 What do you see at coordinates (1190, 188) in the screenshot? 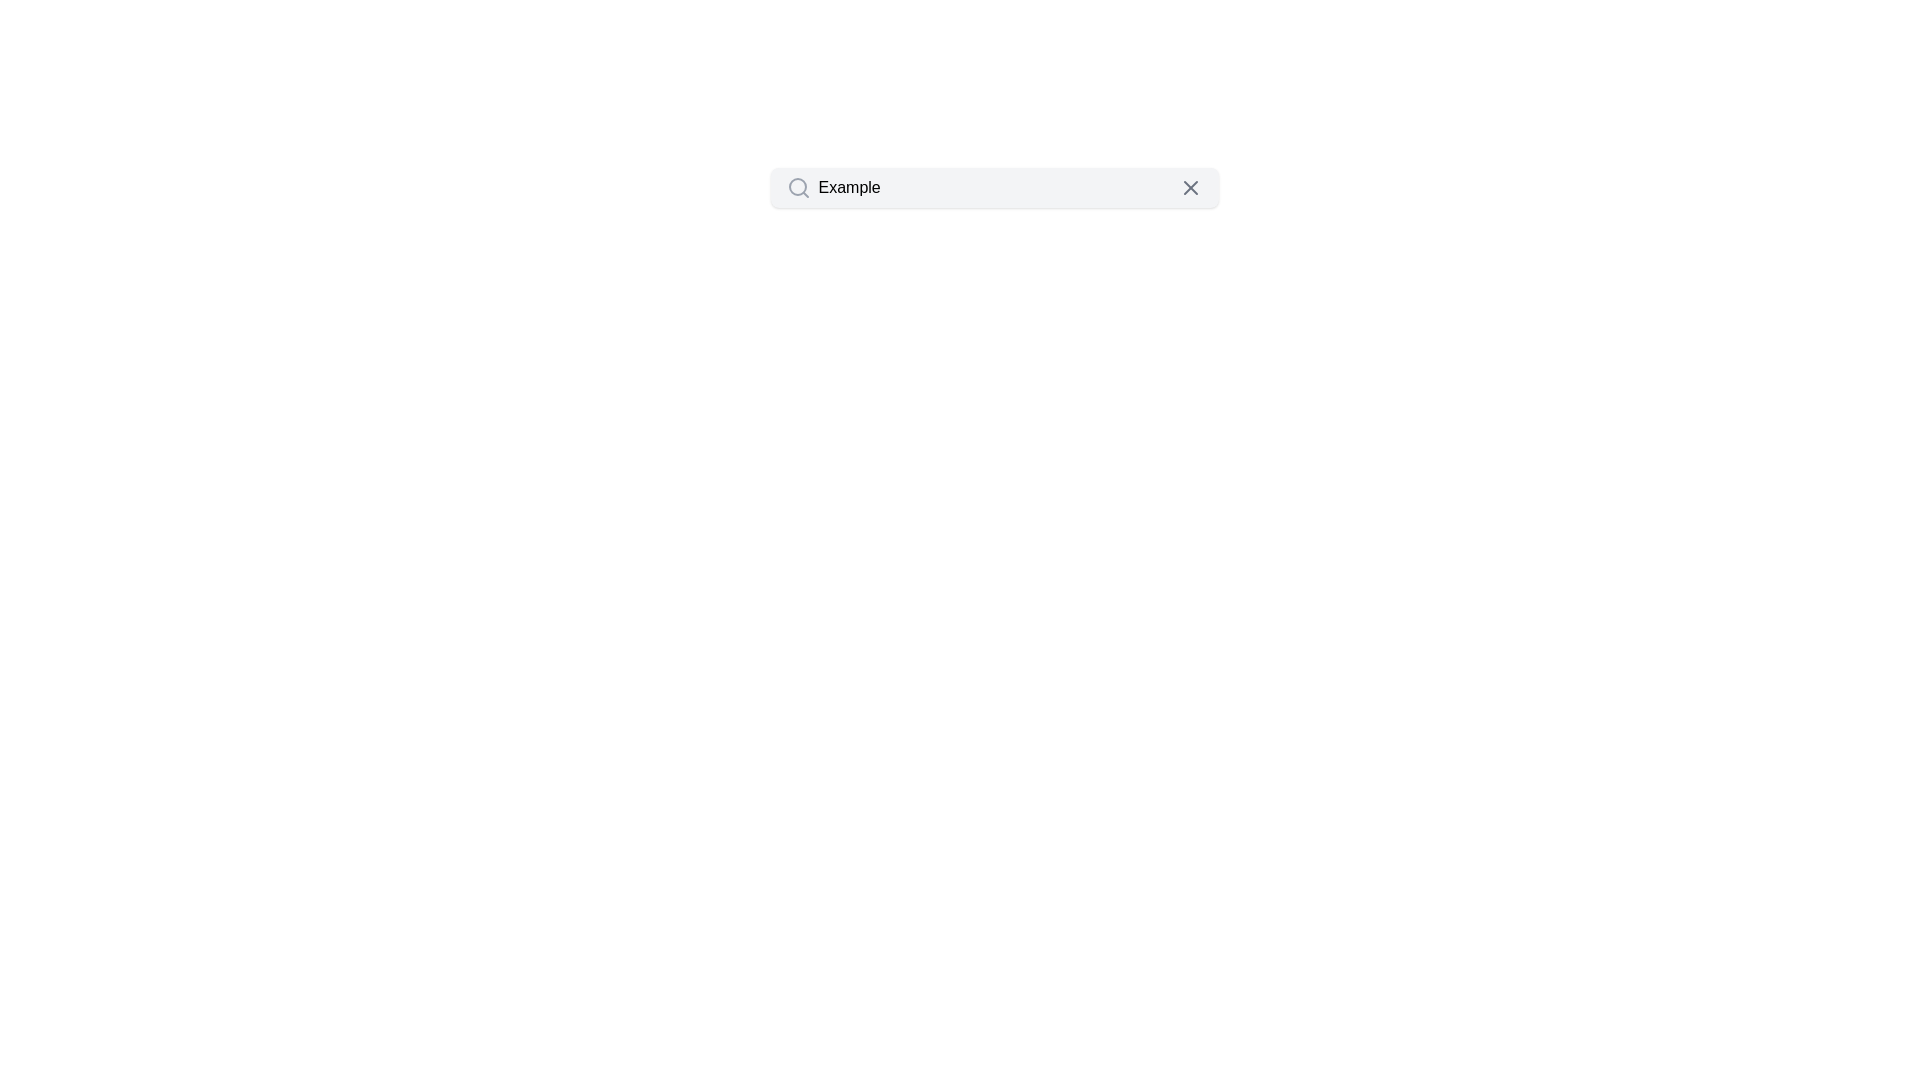
I see `the gray 'X' close button located at the far right end of the search bar to clear the input field` at bounding box center [1190, 188].